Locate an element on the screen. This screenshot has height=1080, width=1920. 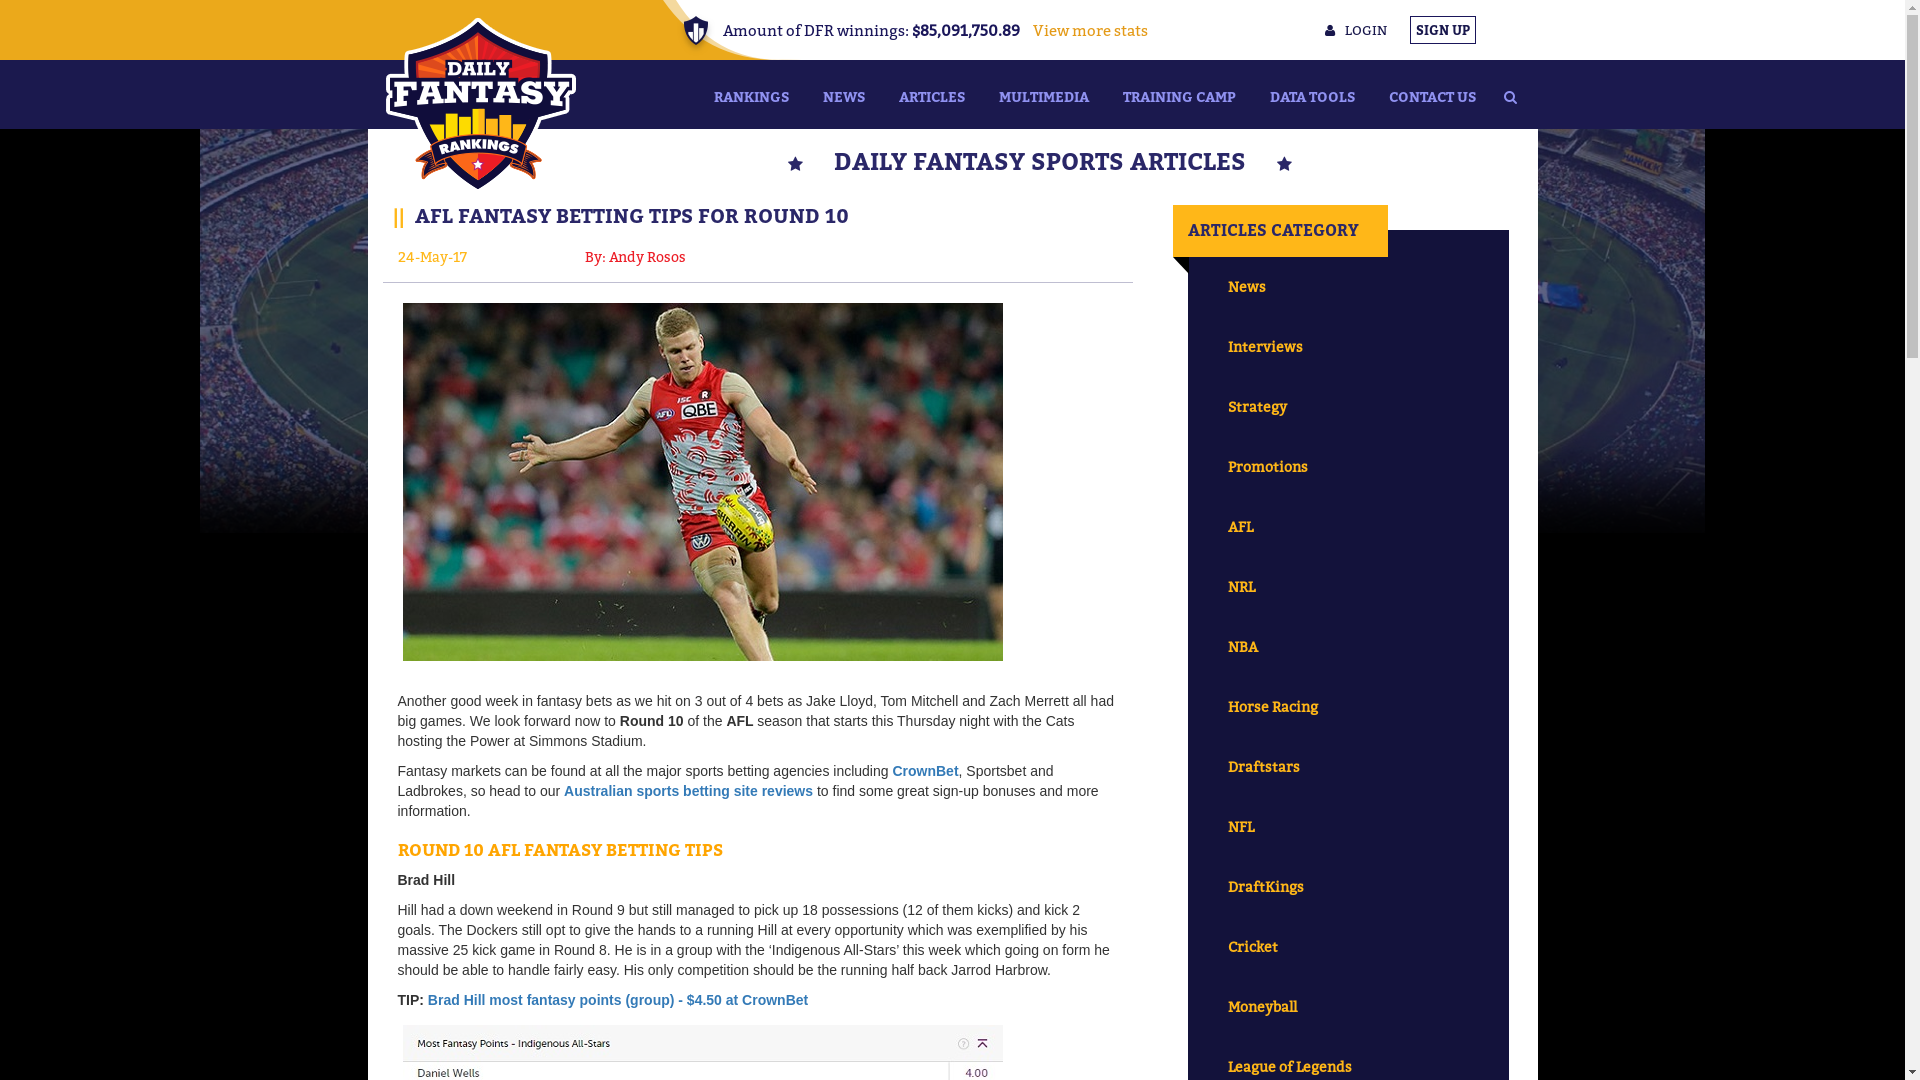
'News' is located at coordinates (1348, 286).